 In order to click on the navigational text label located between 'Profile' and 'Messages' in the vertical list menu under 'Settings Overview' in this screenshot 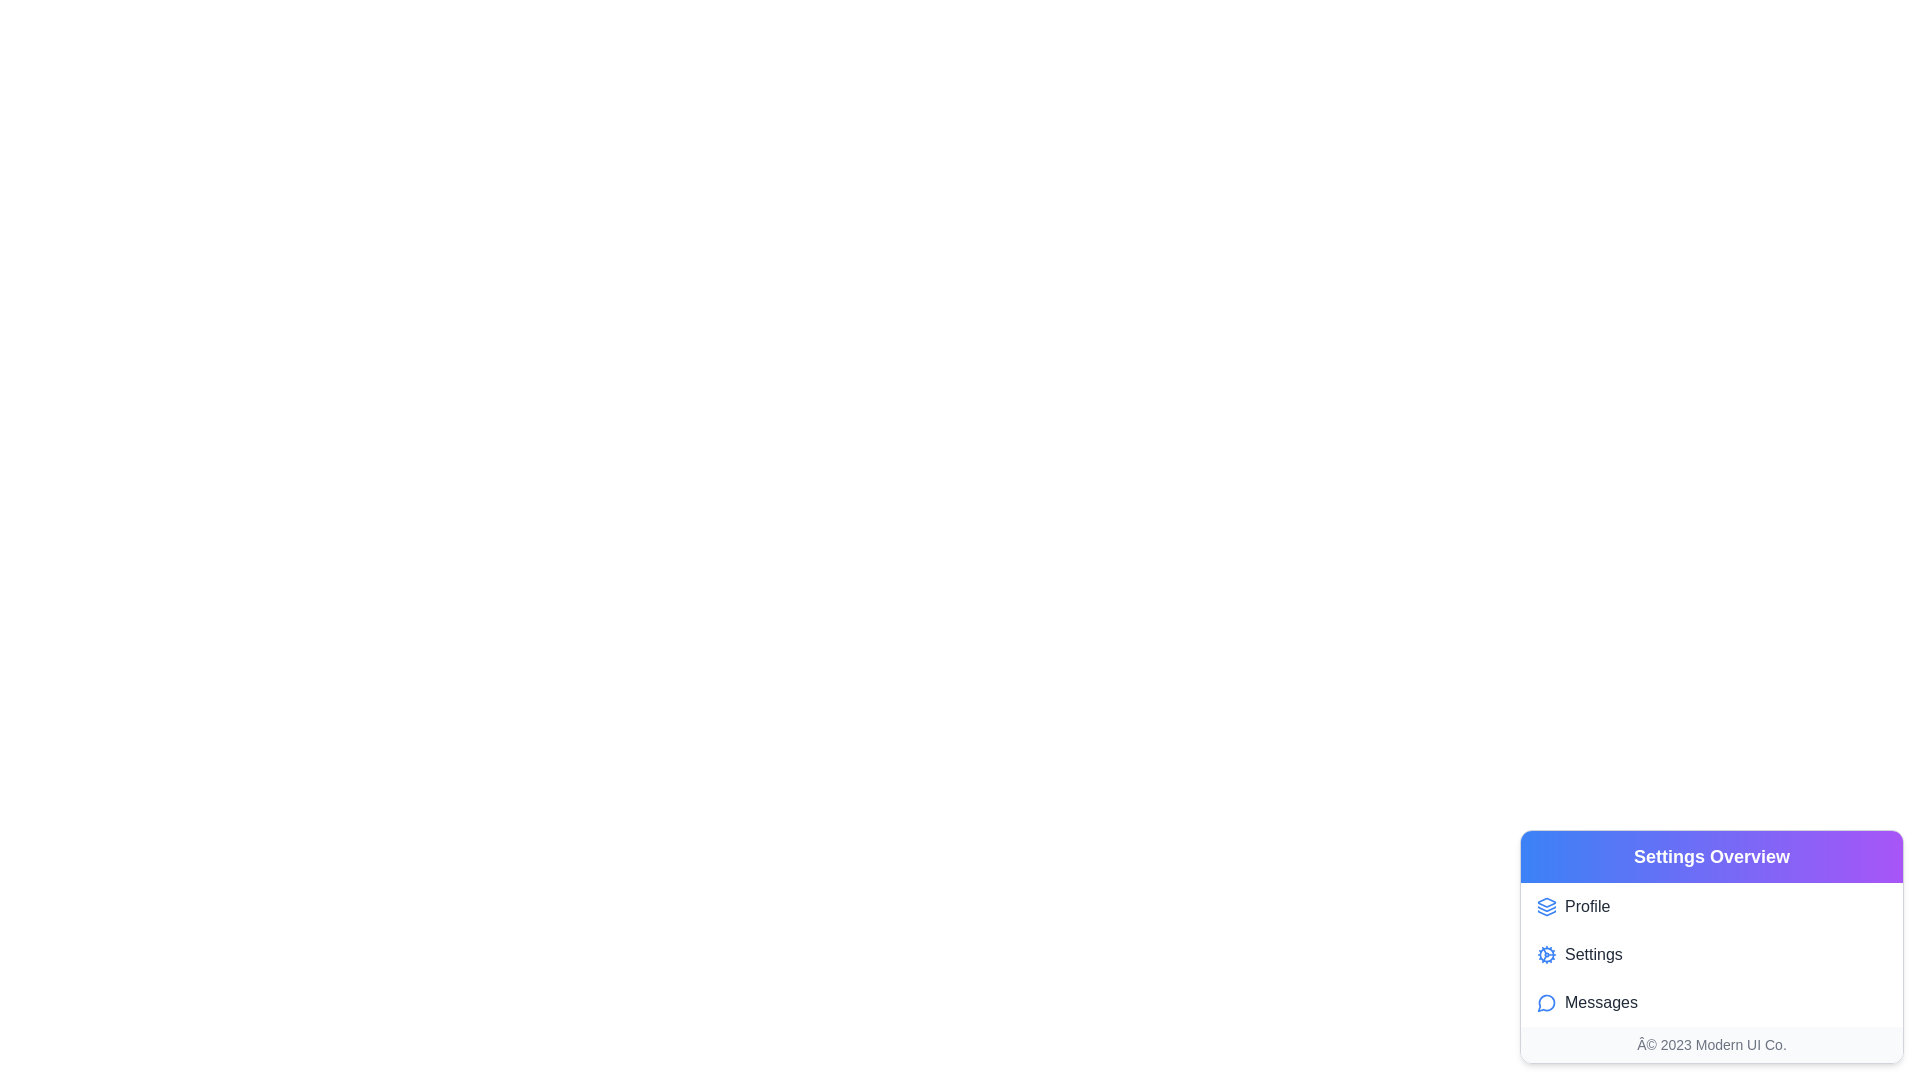, I will do `click(1592, 954)`.